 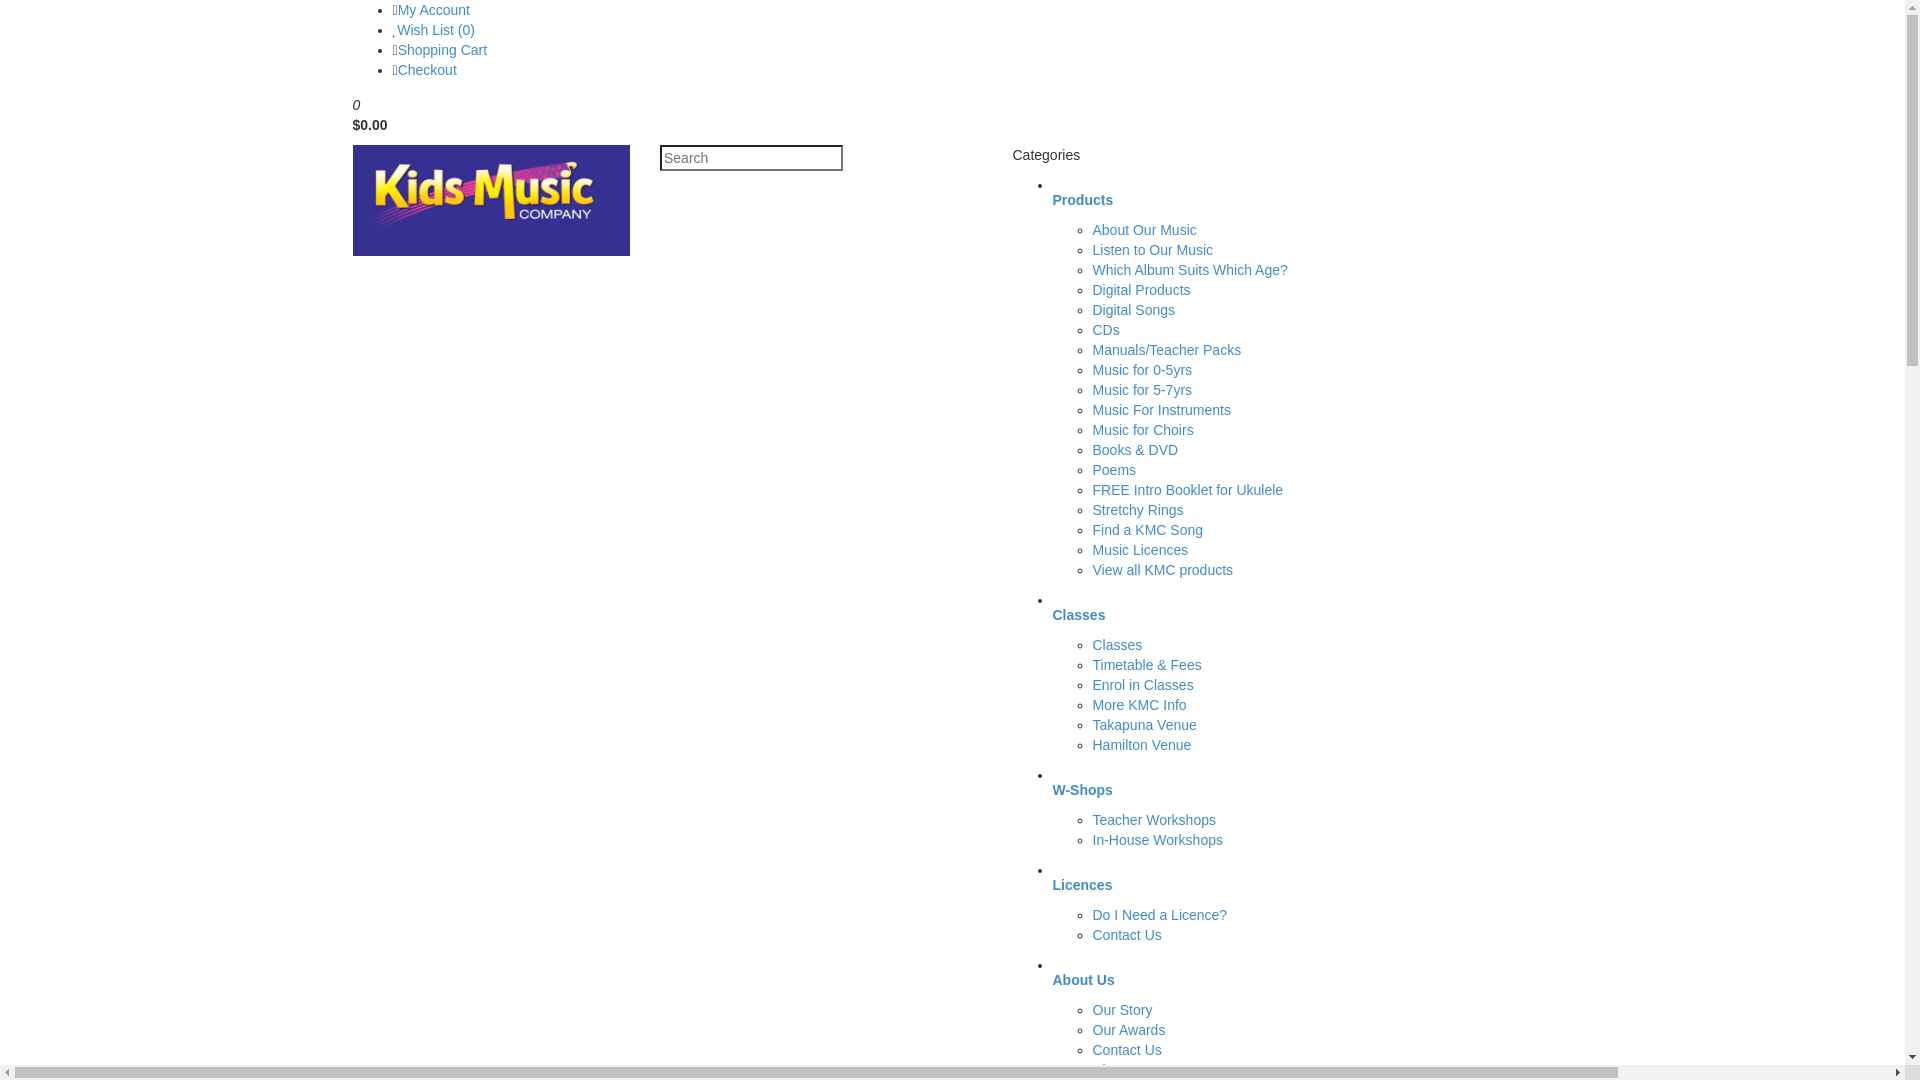 I want to click on 'Manuals/Teacher Packs', so click(x=1166, y=349).